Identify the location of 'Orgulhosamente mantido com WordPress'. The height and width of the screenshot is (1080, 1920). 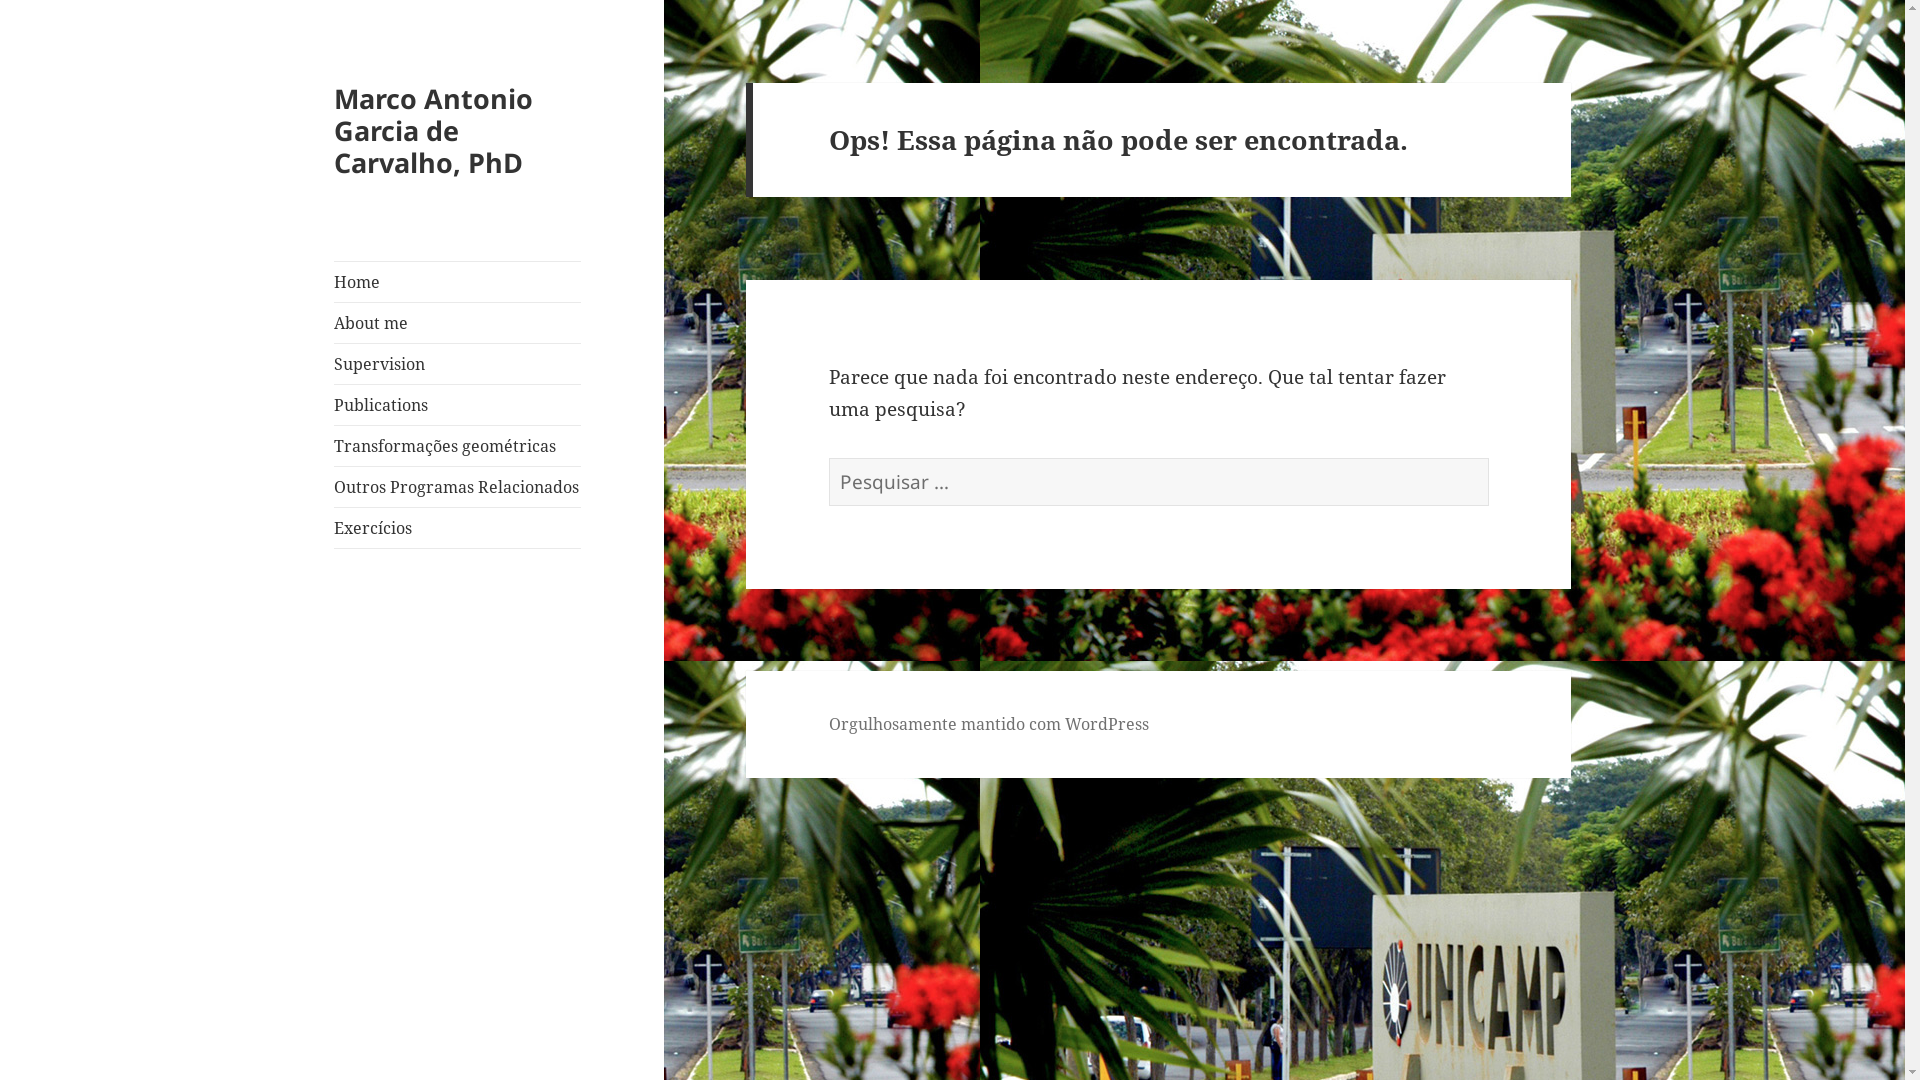
(988, 724).